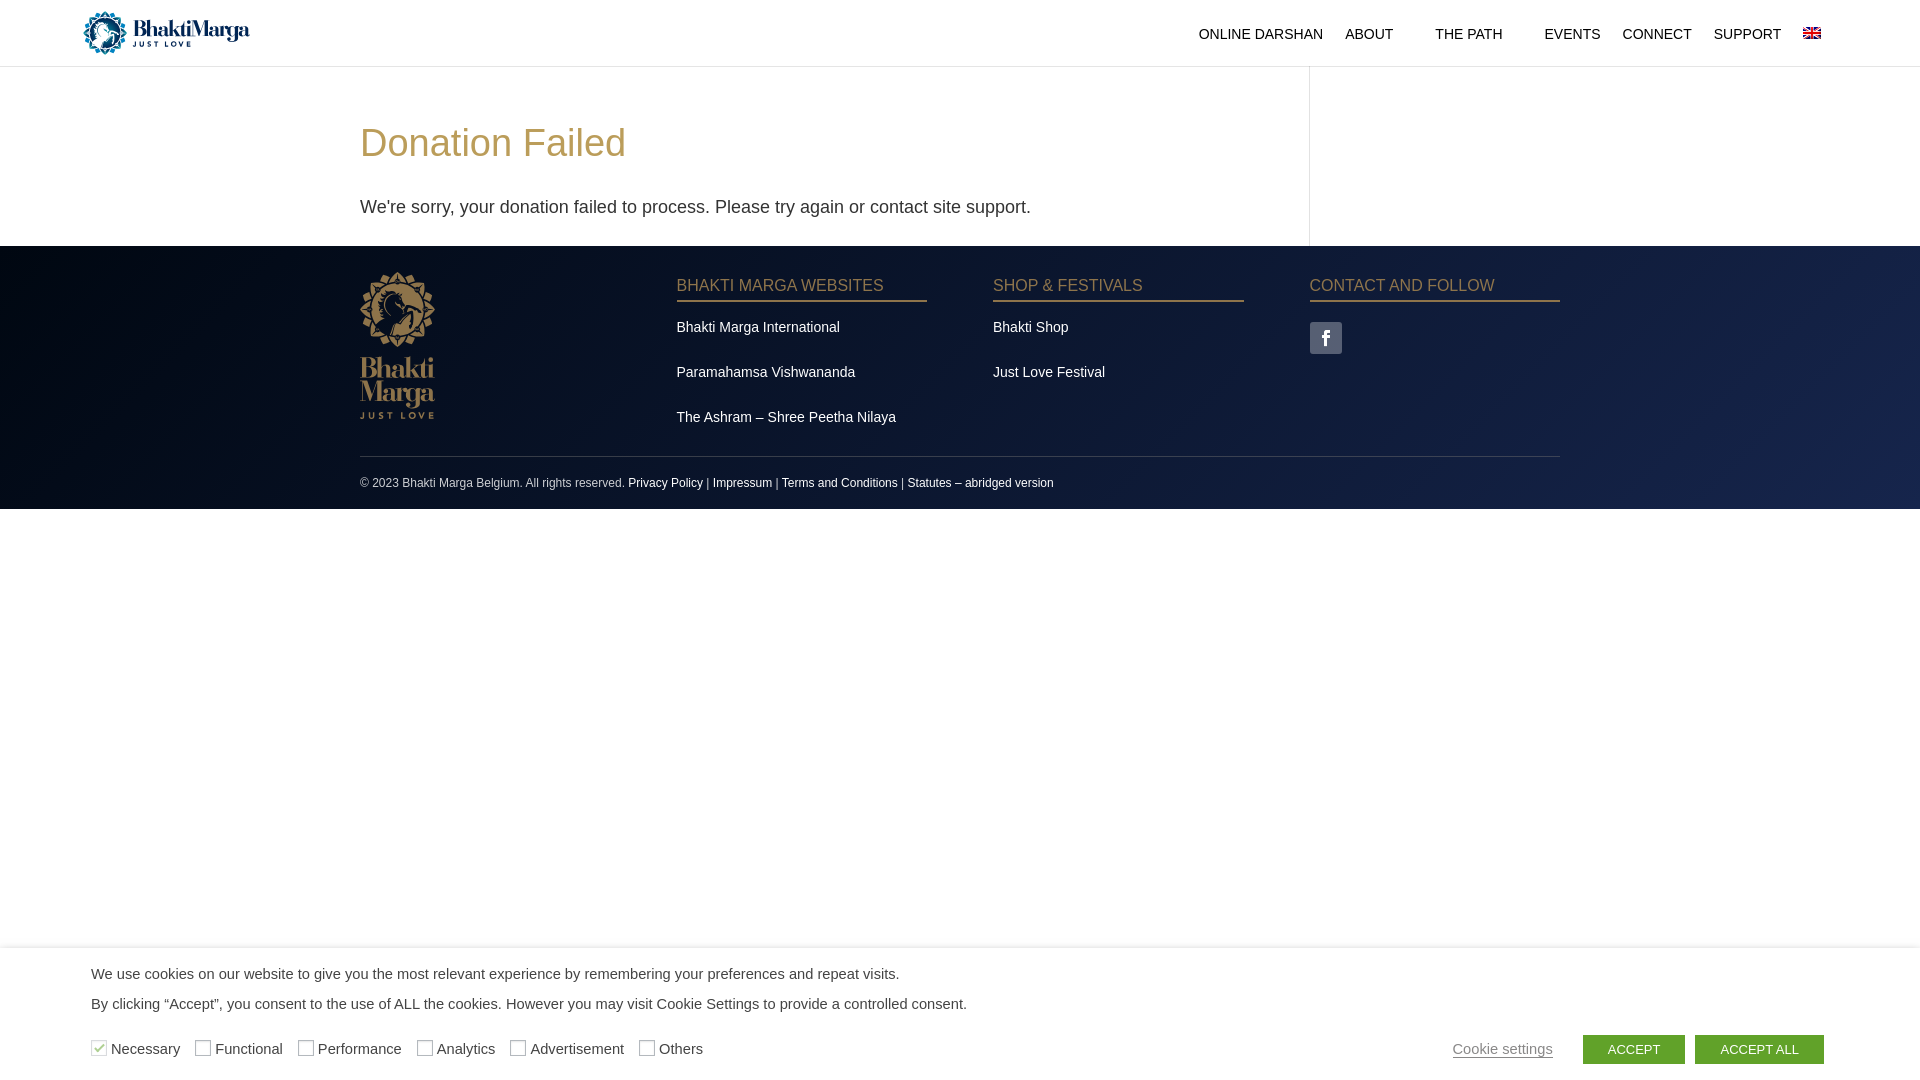  What do you see at coordinates (1502, 1048) in the screenshot?
I see `'Cookie settings'` at bounding box center [1502, 1048].